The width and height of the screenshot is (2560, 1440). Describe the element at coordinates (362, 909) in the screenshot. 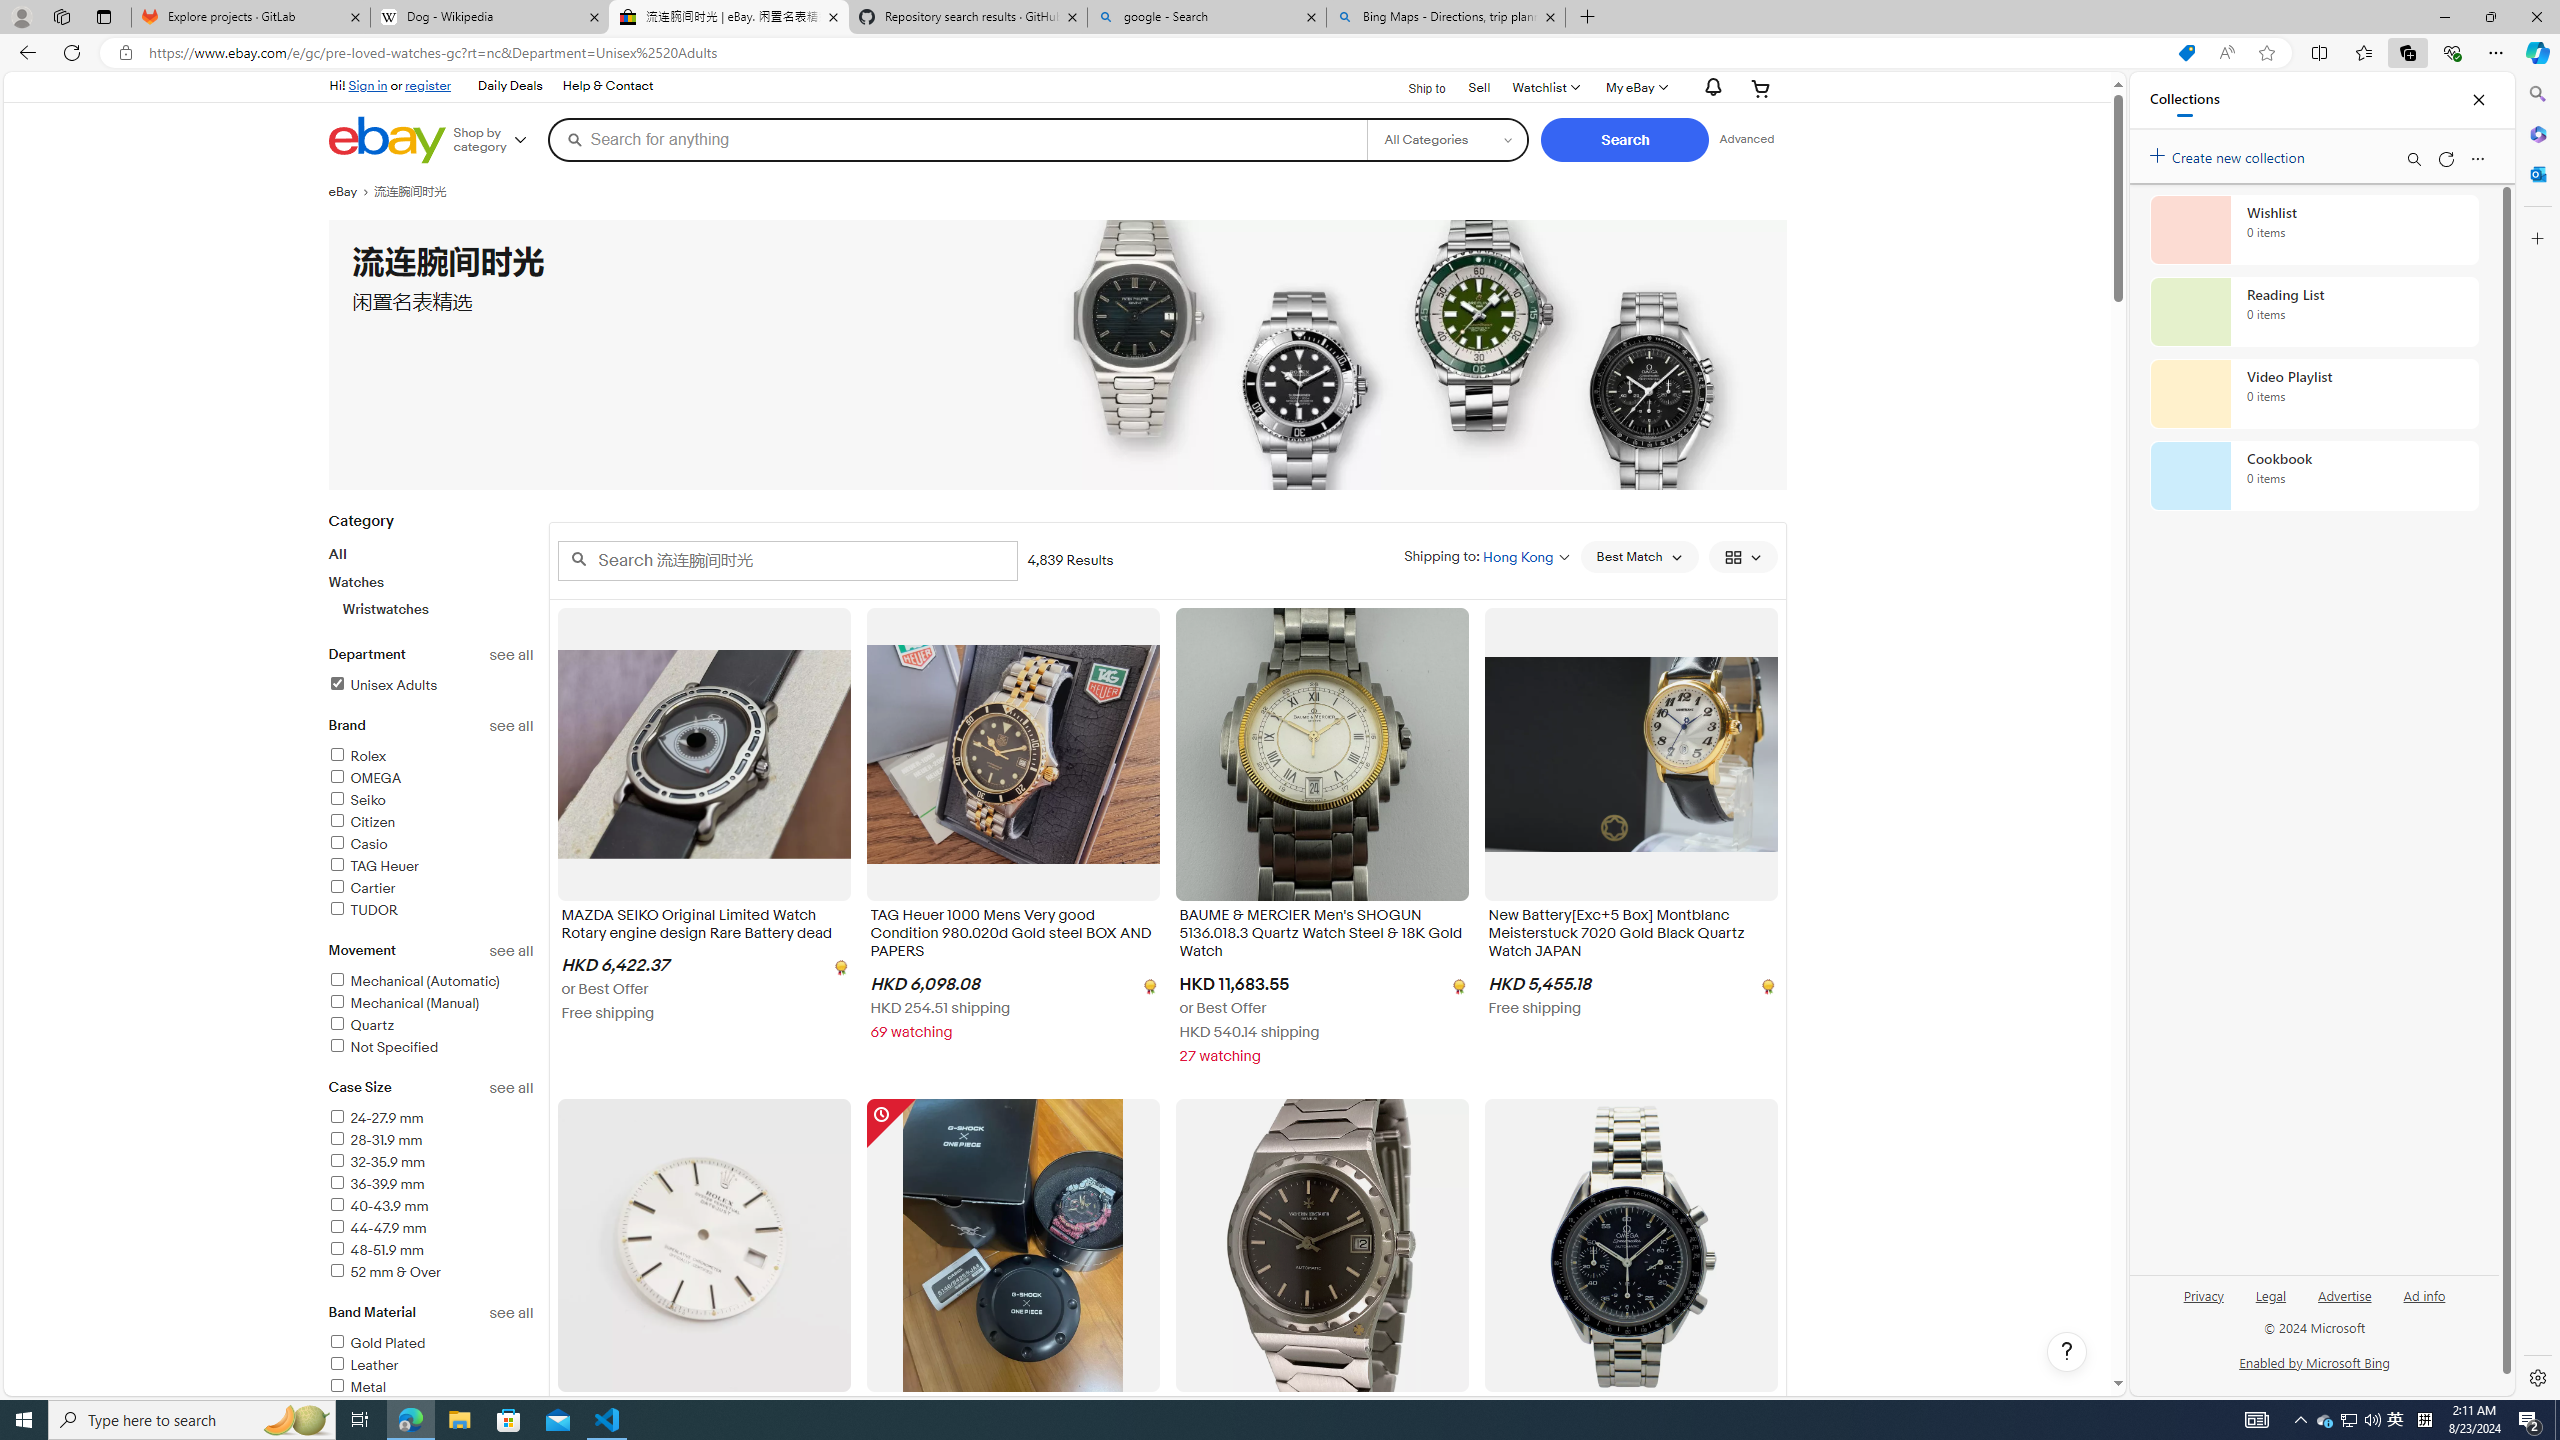

I see `'TUDOR'` at that location.